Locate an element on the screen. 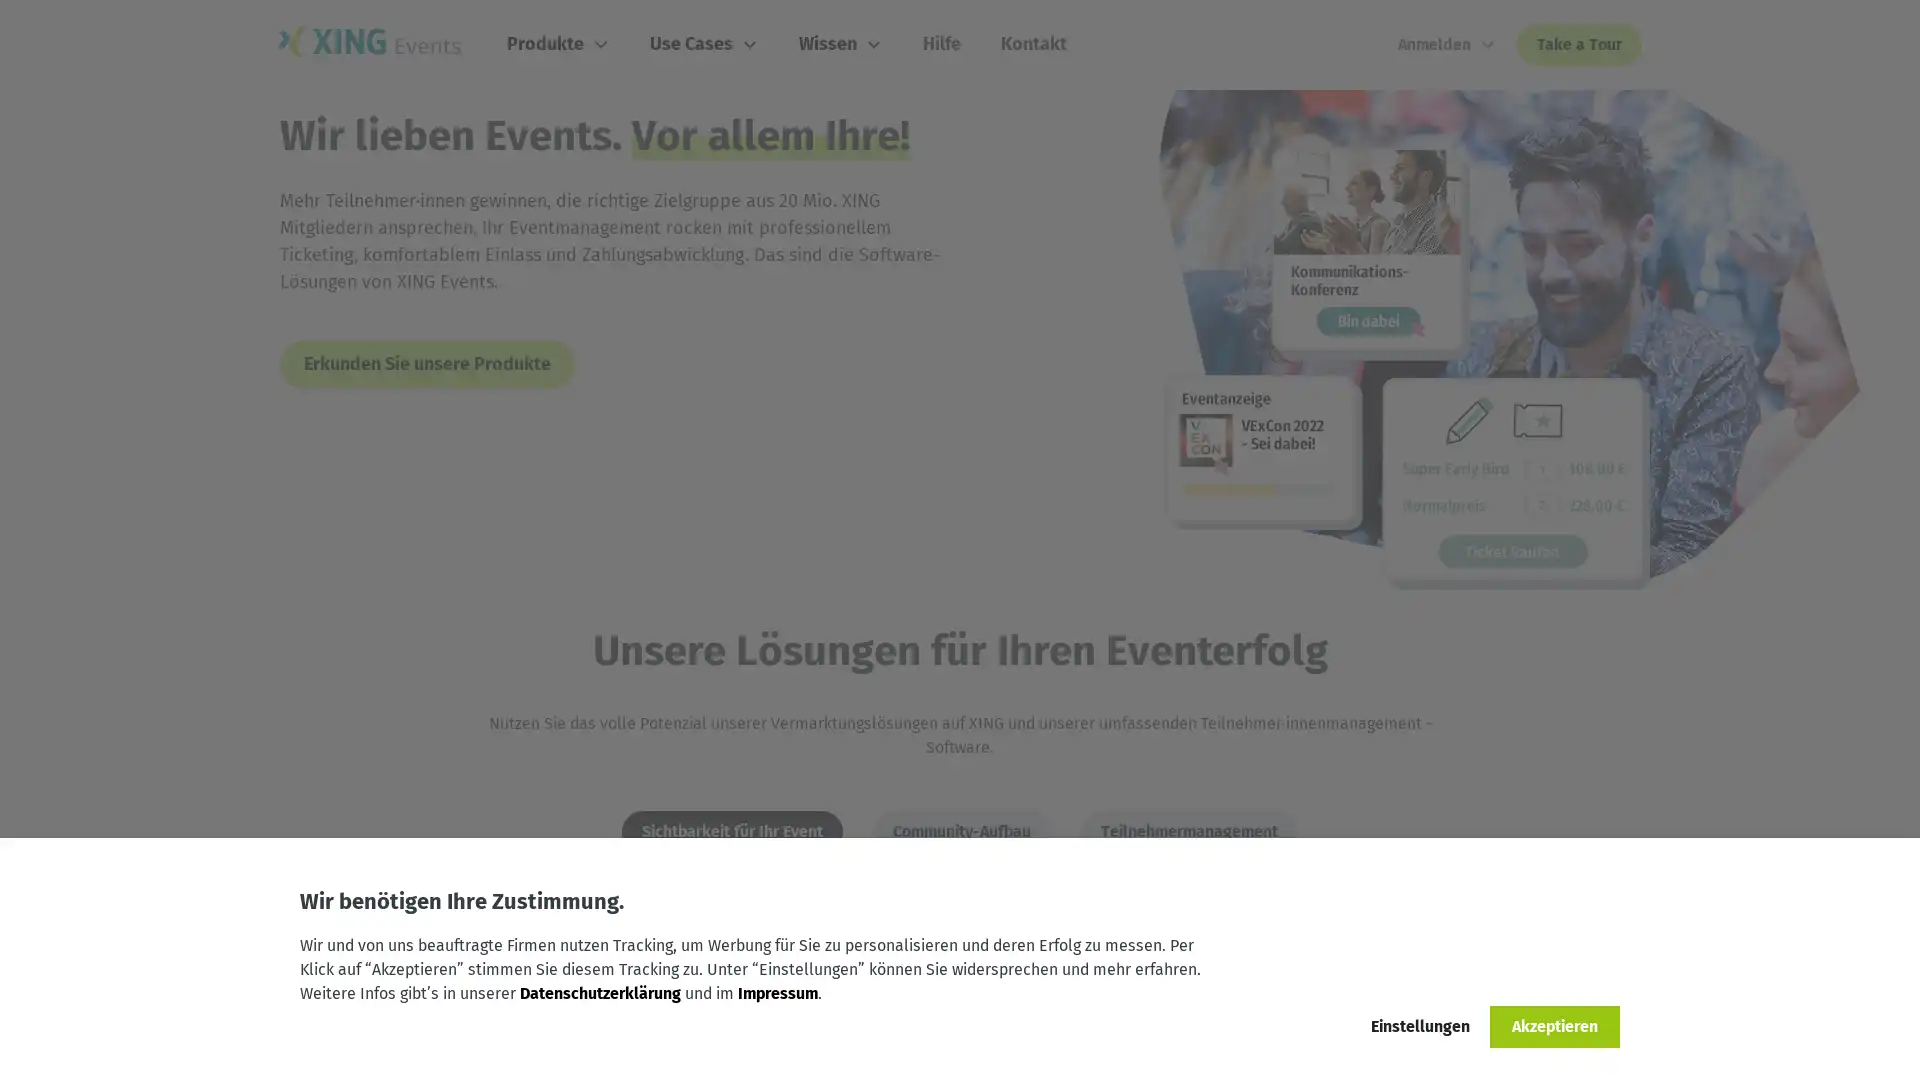 Image resolution: width=1920 pixels, height=1080 pixels. Anmelden Symbol Arrow down is located at coordinates (1447, 45).